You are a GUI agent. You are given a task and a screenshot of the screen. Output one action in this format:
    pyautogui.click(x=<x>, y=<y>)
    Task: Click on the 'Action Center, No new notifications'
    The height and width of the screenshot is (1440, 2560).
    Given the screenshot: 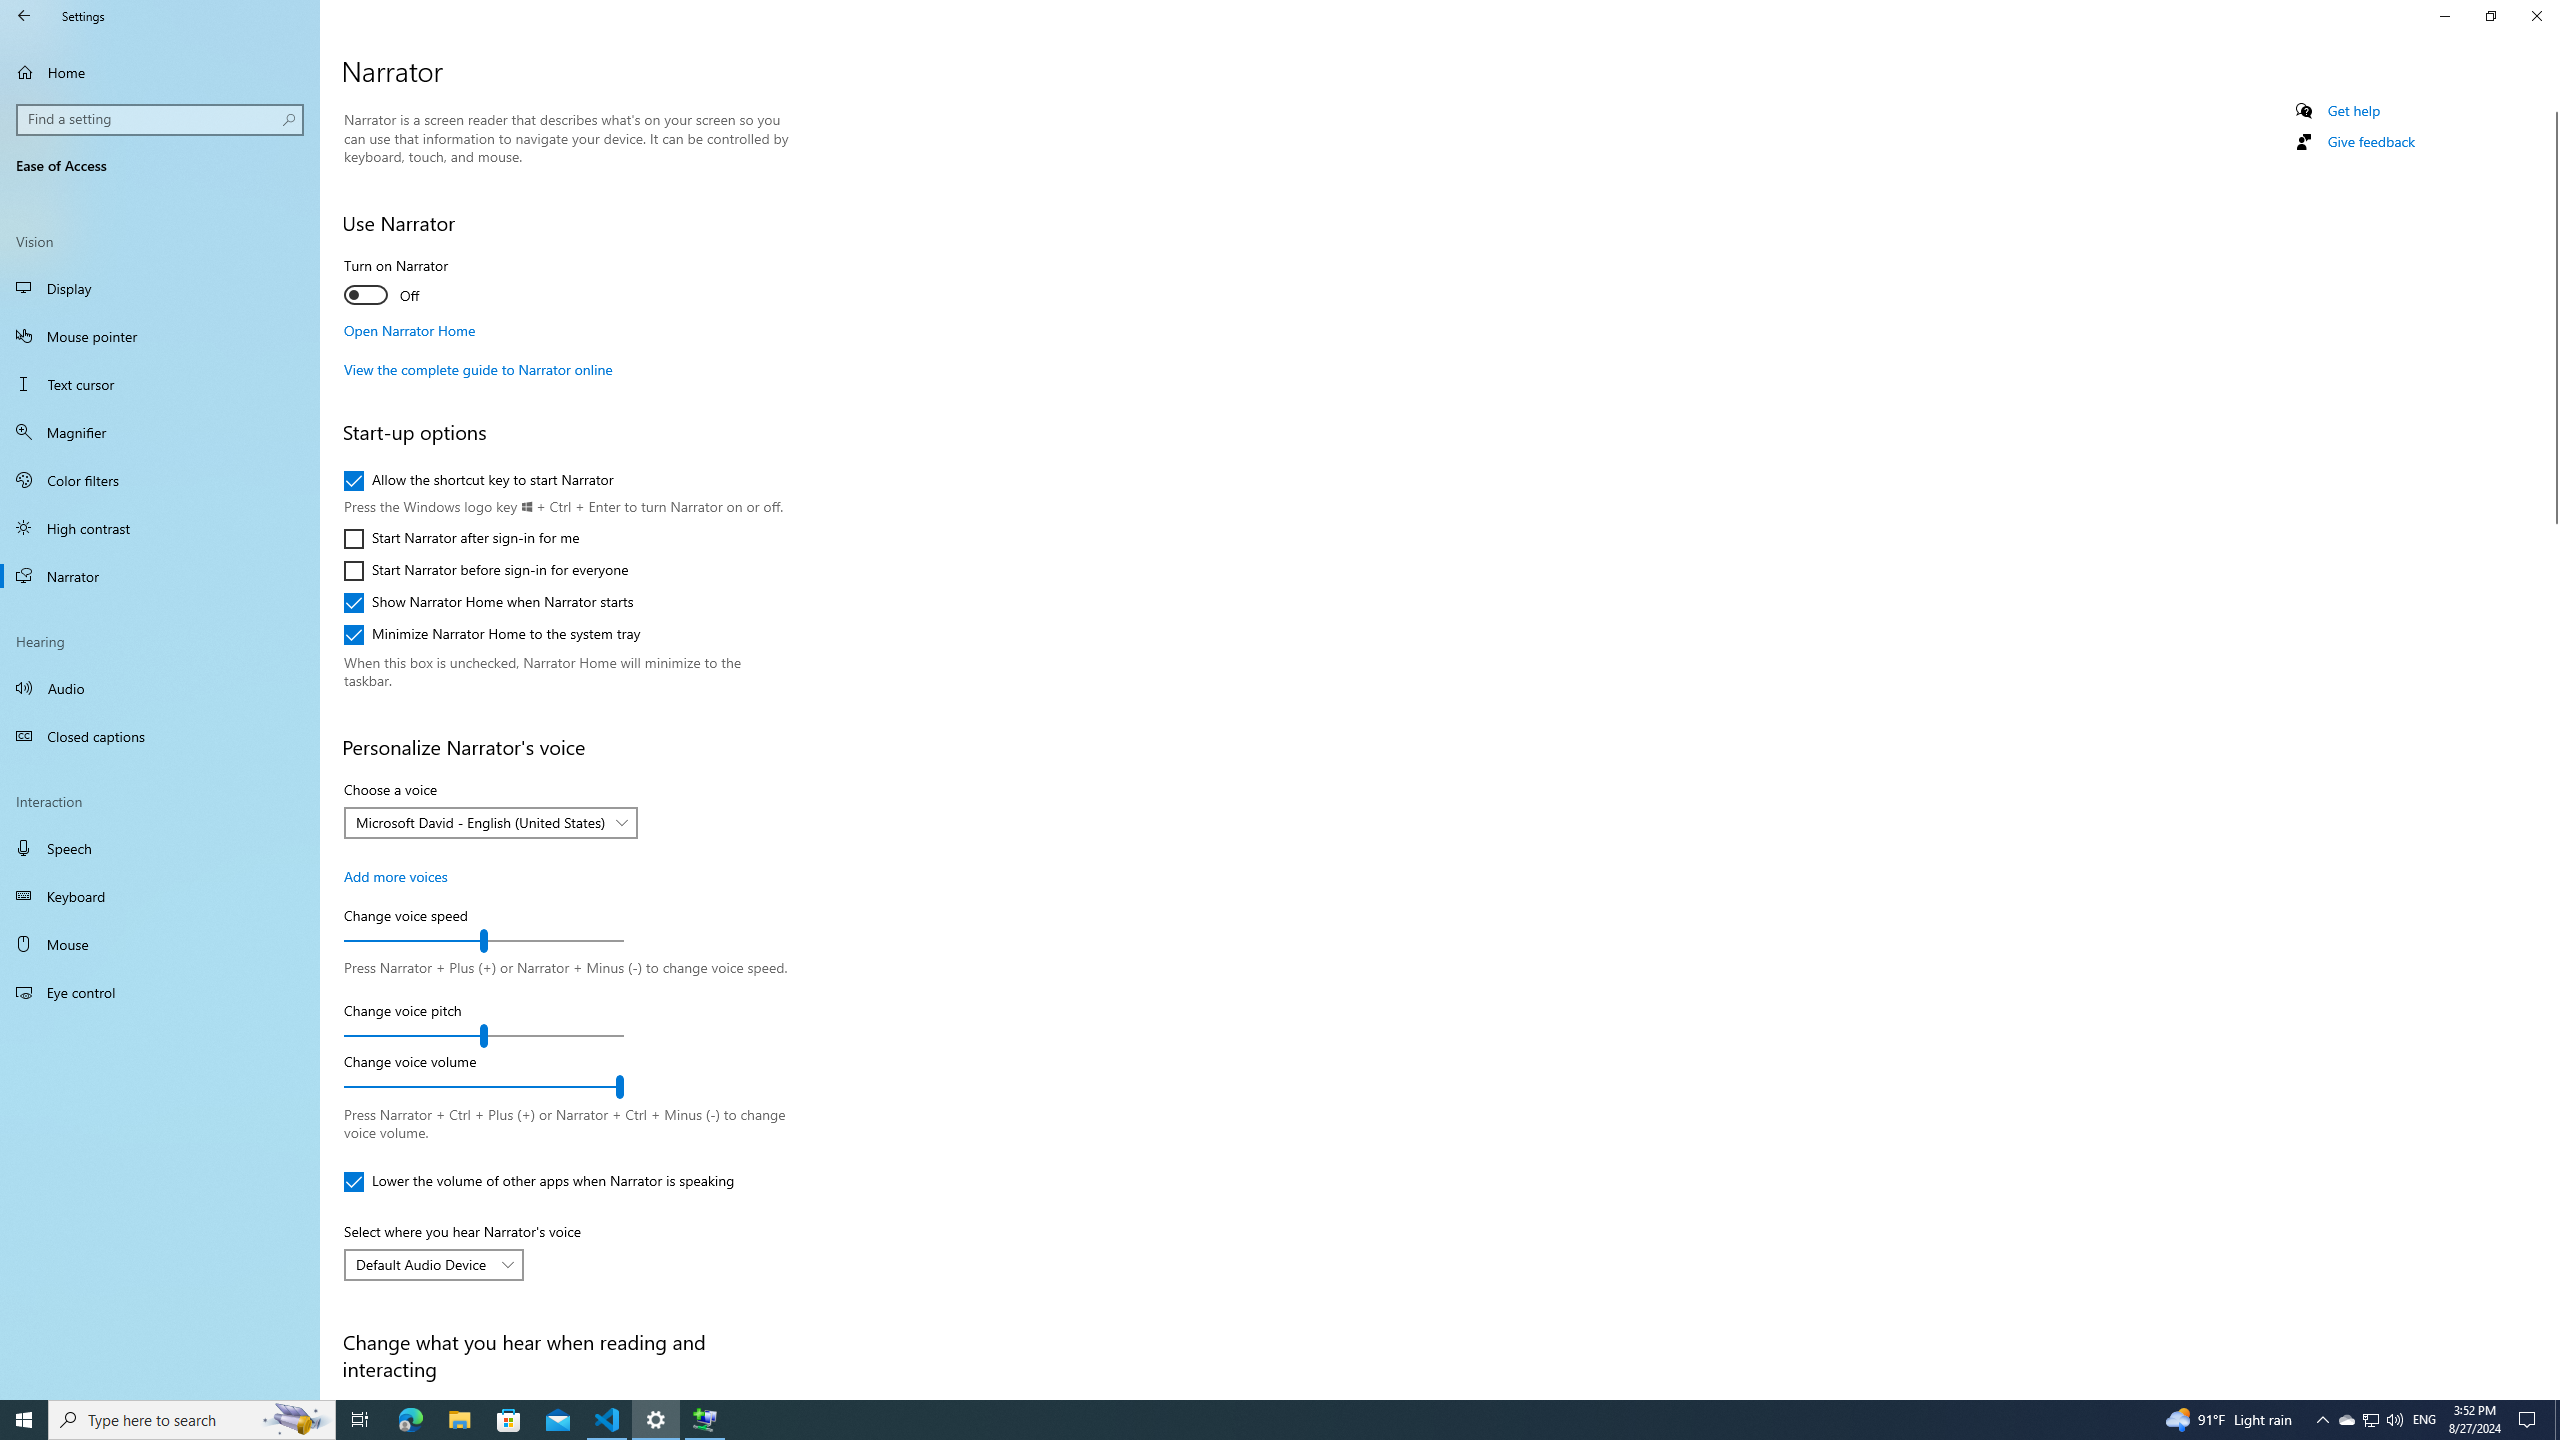 What is the action you would take?
    pyautogui.click(x=2530, y=1418)
    